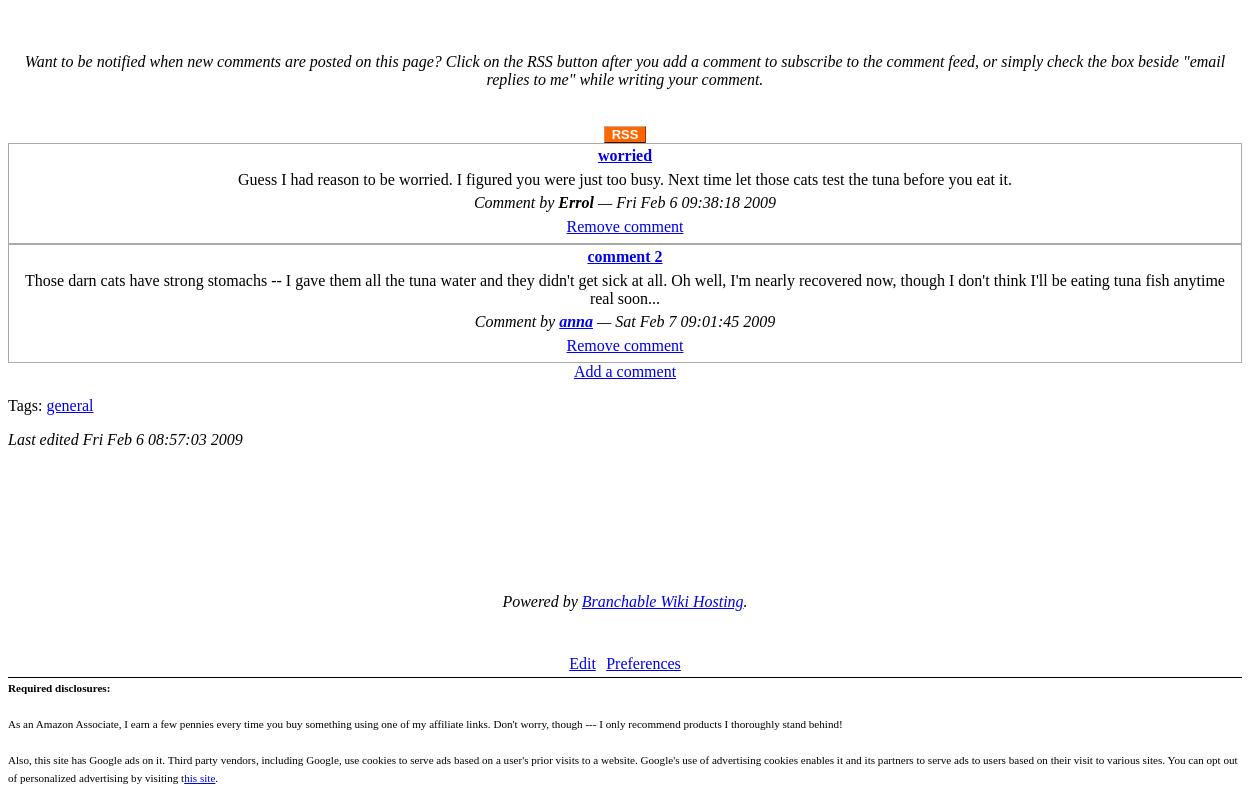 The image size is (1250, 794). What do you see at coordinates (59, 688) in the screenshot?
I see `'Required disclosures:'` at bounding box center [59, 688].